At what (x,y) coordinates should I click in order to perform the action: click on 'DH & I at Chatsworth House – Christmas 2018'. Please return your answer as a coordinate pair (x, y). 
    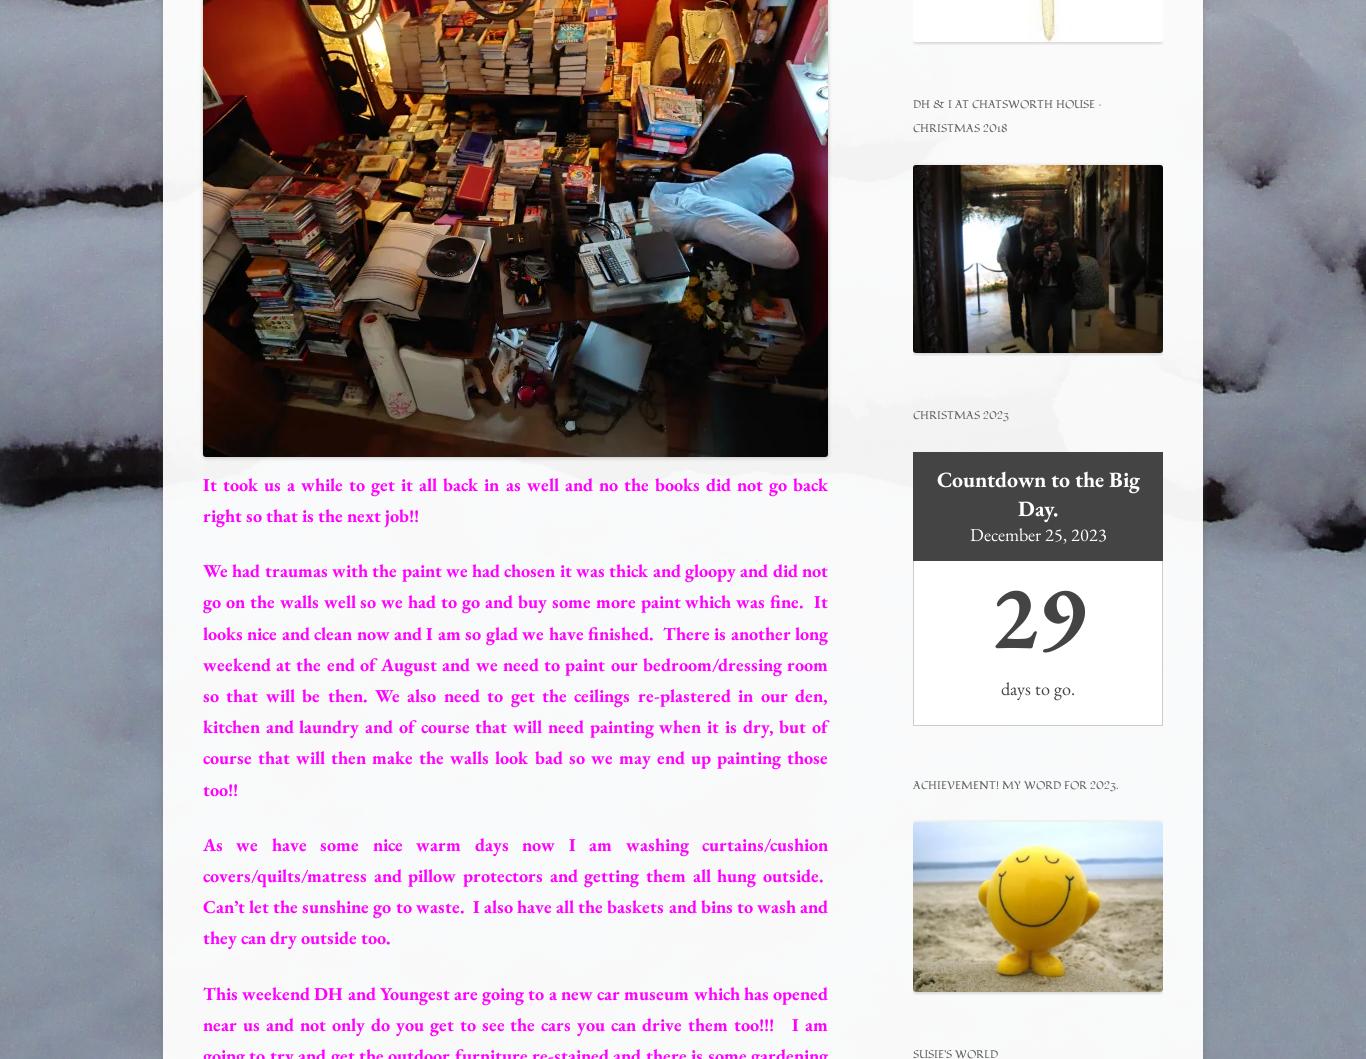
    Looking at the image, I should click on (913, 115).